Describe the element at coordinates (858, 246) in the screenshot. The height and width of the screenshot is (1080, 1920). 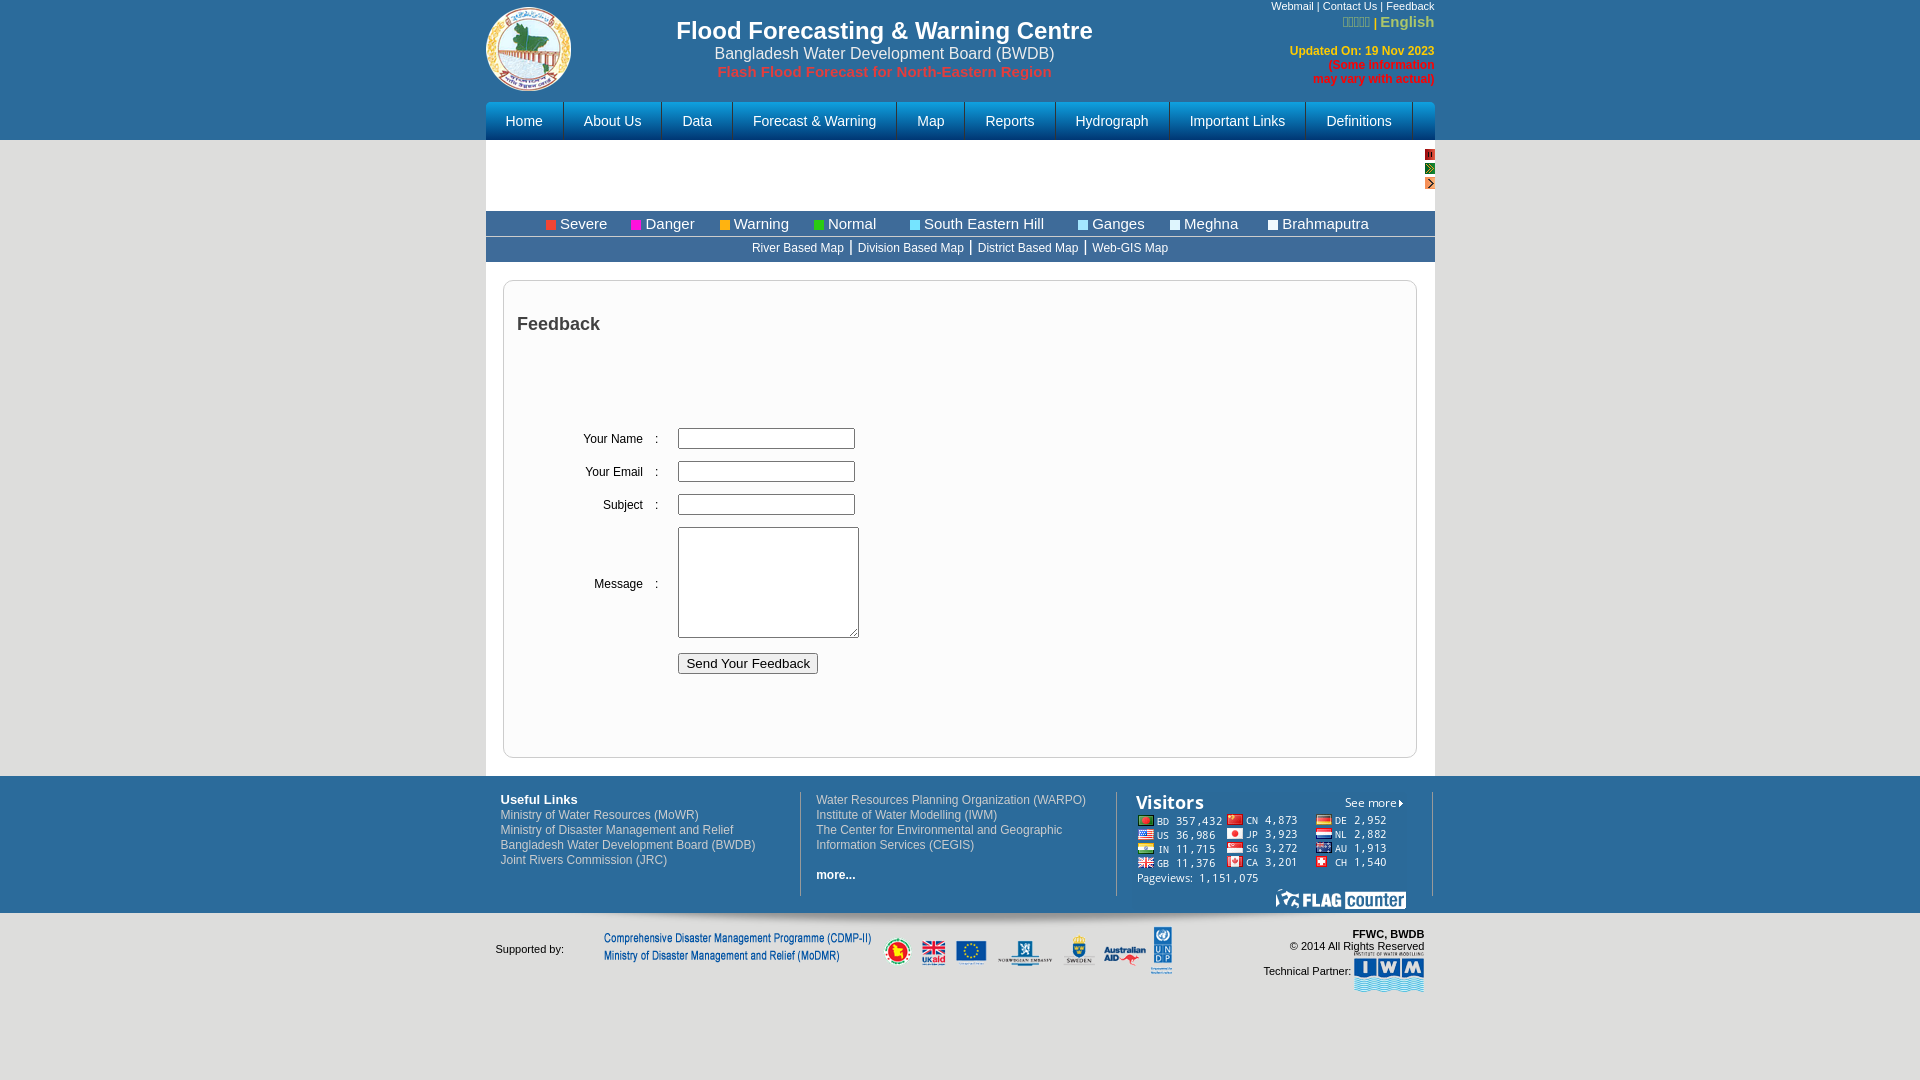
I see `'Division Based Map'` at that location.